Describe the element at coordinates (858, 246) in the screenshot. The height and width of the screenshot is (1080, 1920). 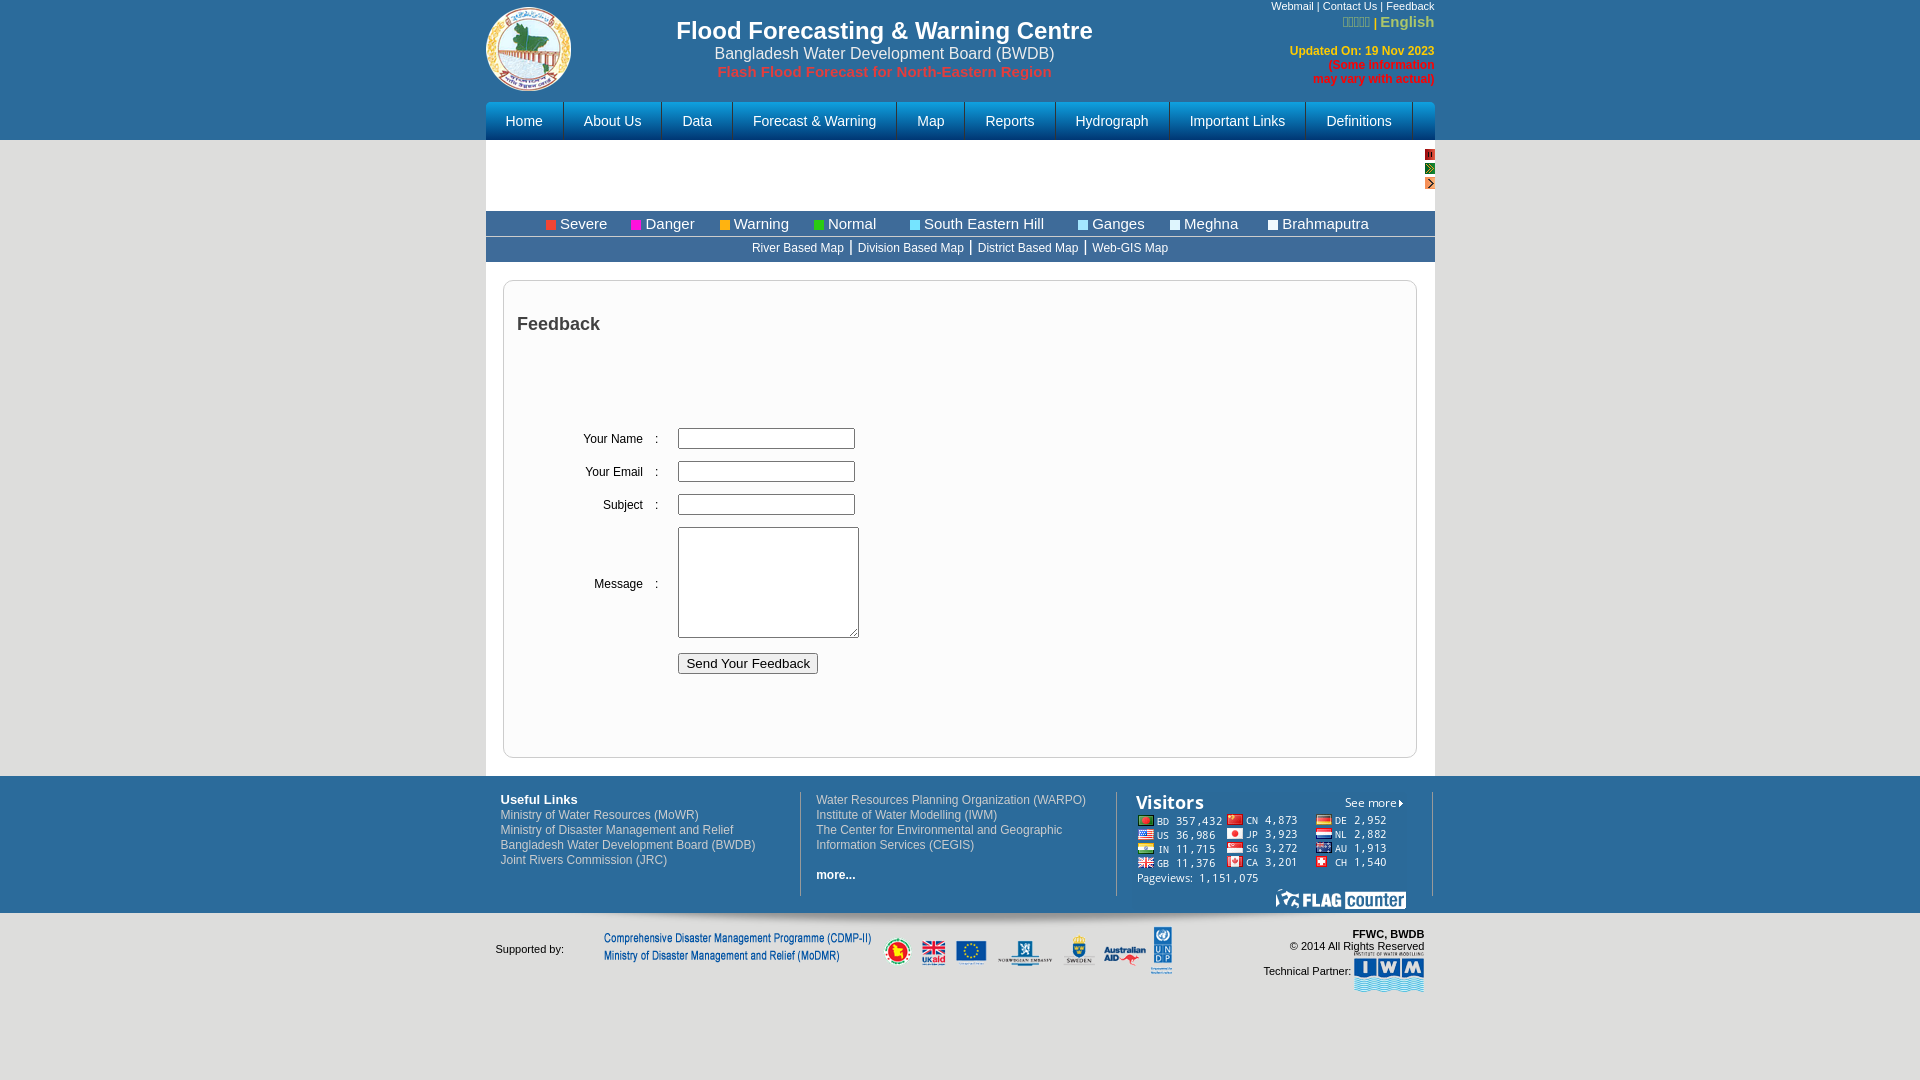
I see `'Division Based Map'` at that location.